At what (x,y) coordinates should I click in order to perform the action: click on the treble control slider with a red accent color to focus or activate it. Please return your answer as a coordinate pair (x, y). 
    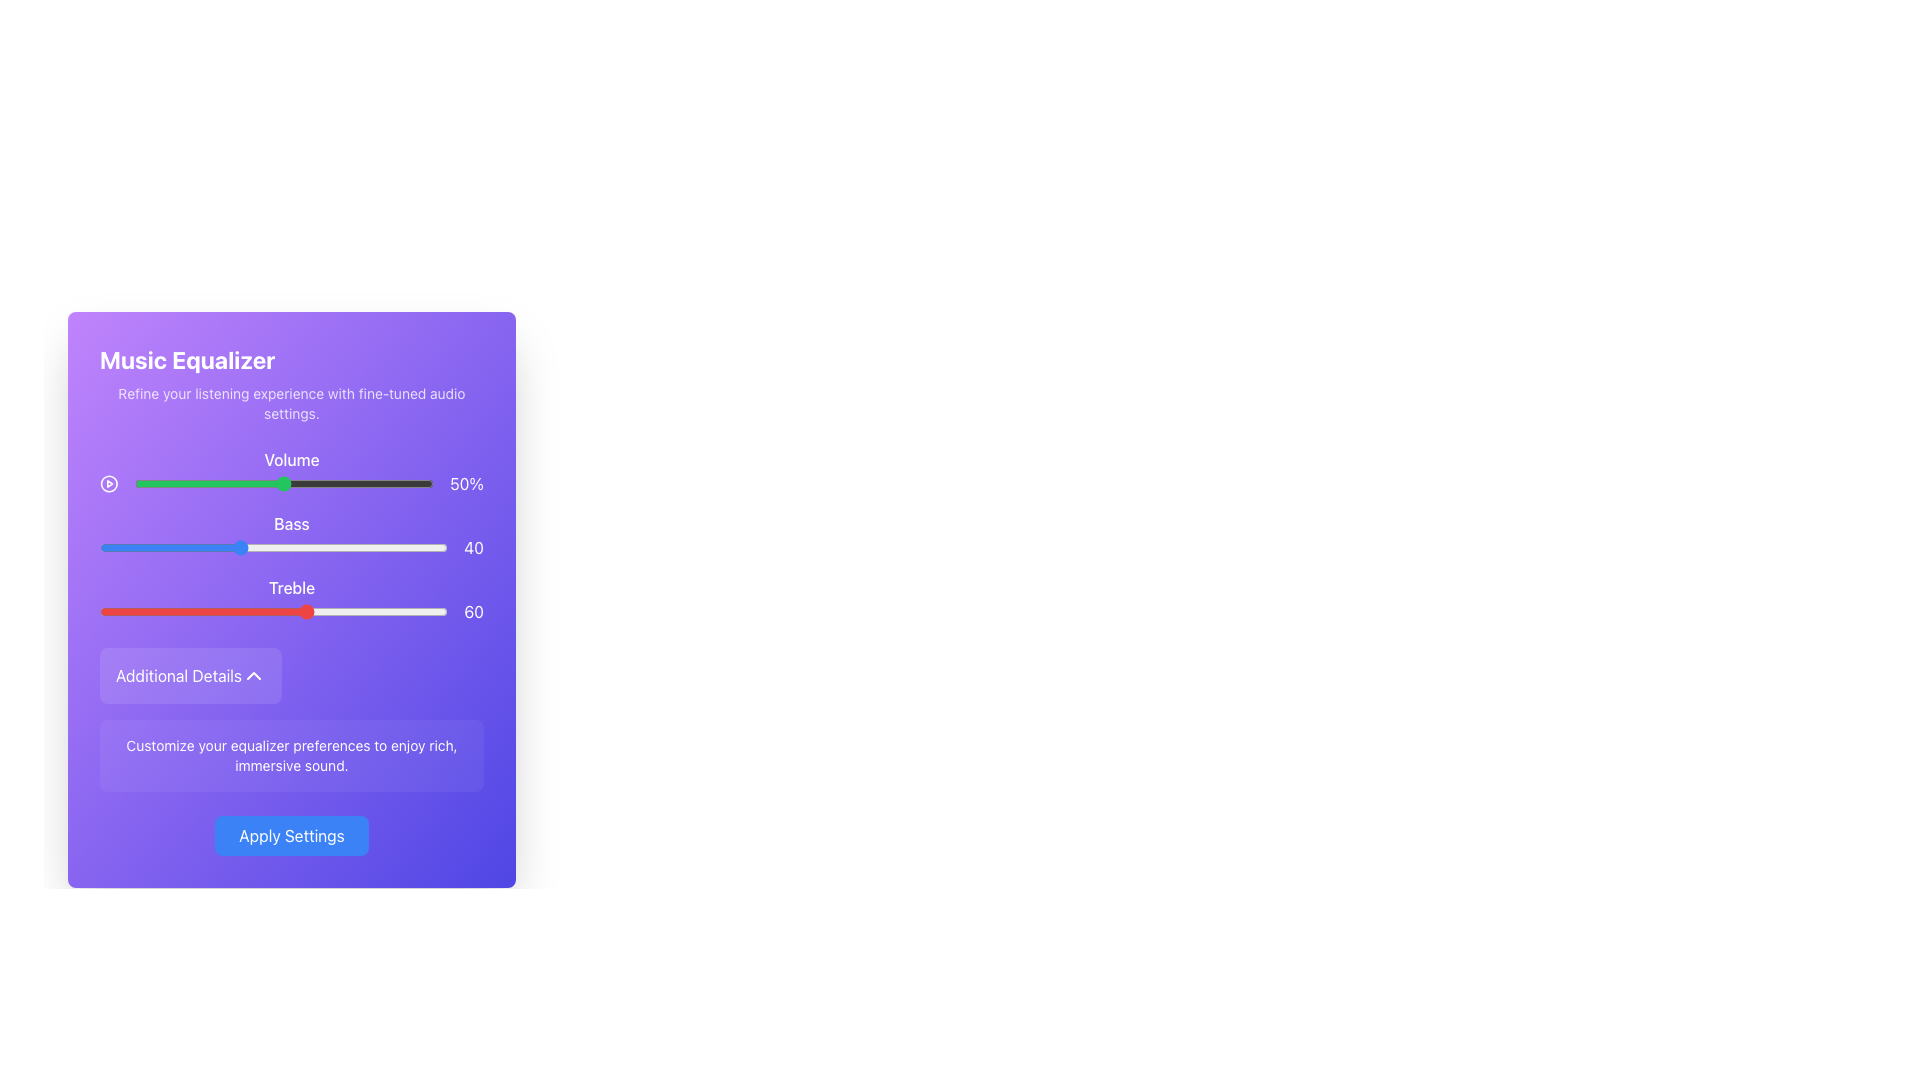
    Looking at the image, I should click on (291, 611).